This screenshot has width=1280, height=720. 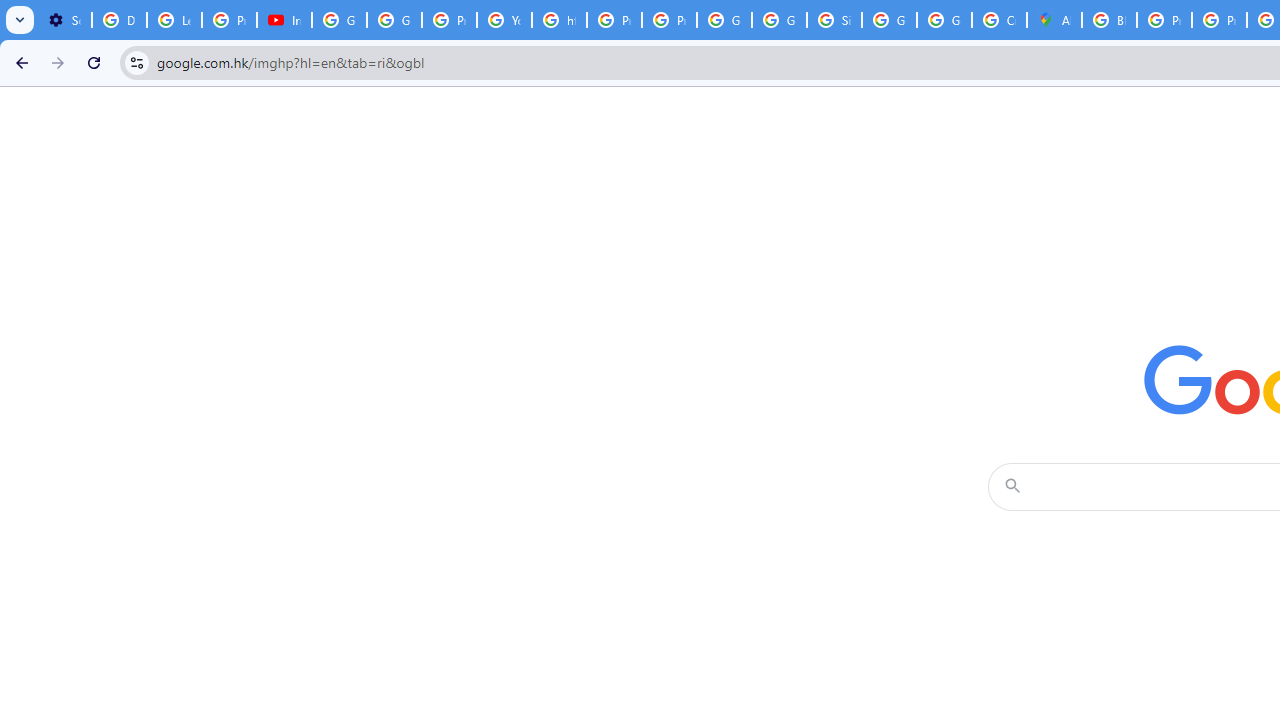 What do you see at coordinates (118, 20) in the screenshot?
I see `'Delete photos & videos - Computer - Google Photos Help'` at bounding box center [118, 20].